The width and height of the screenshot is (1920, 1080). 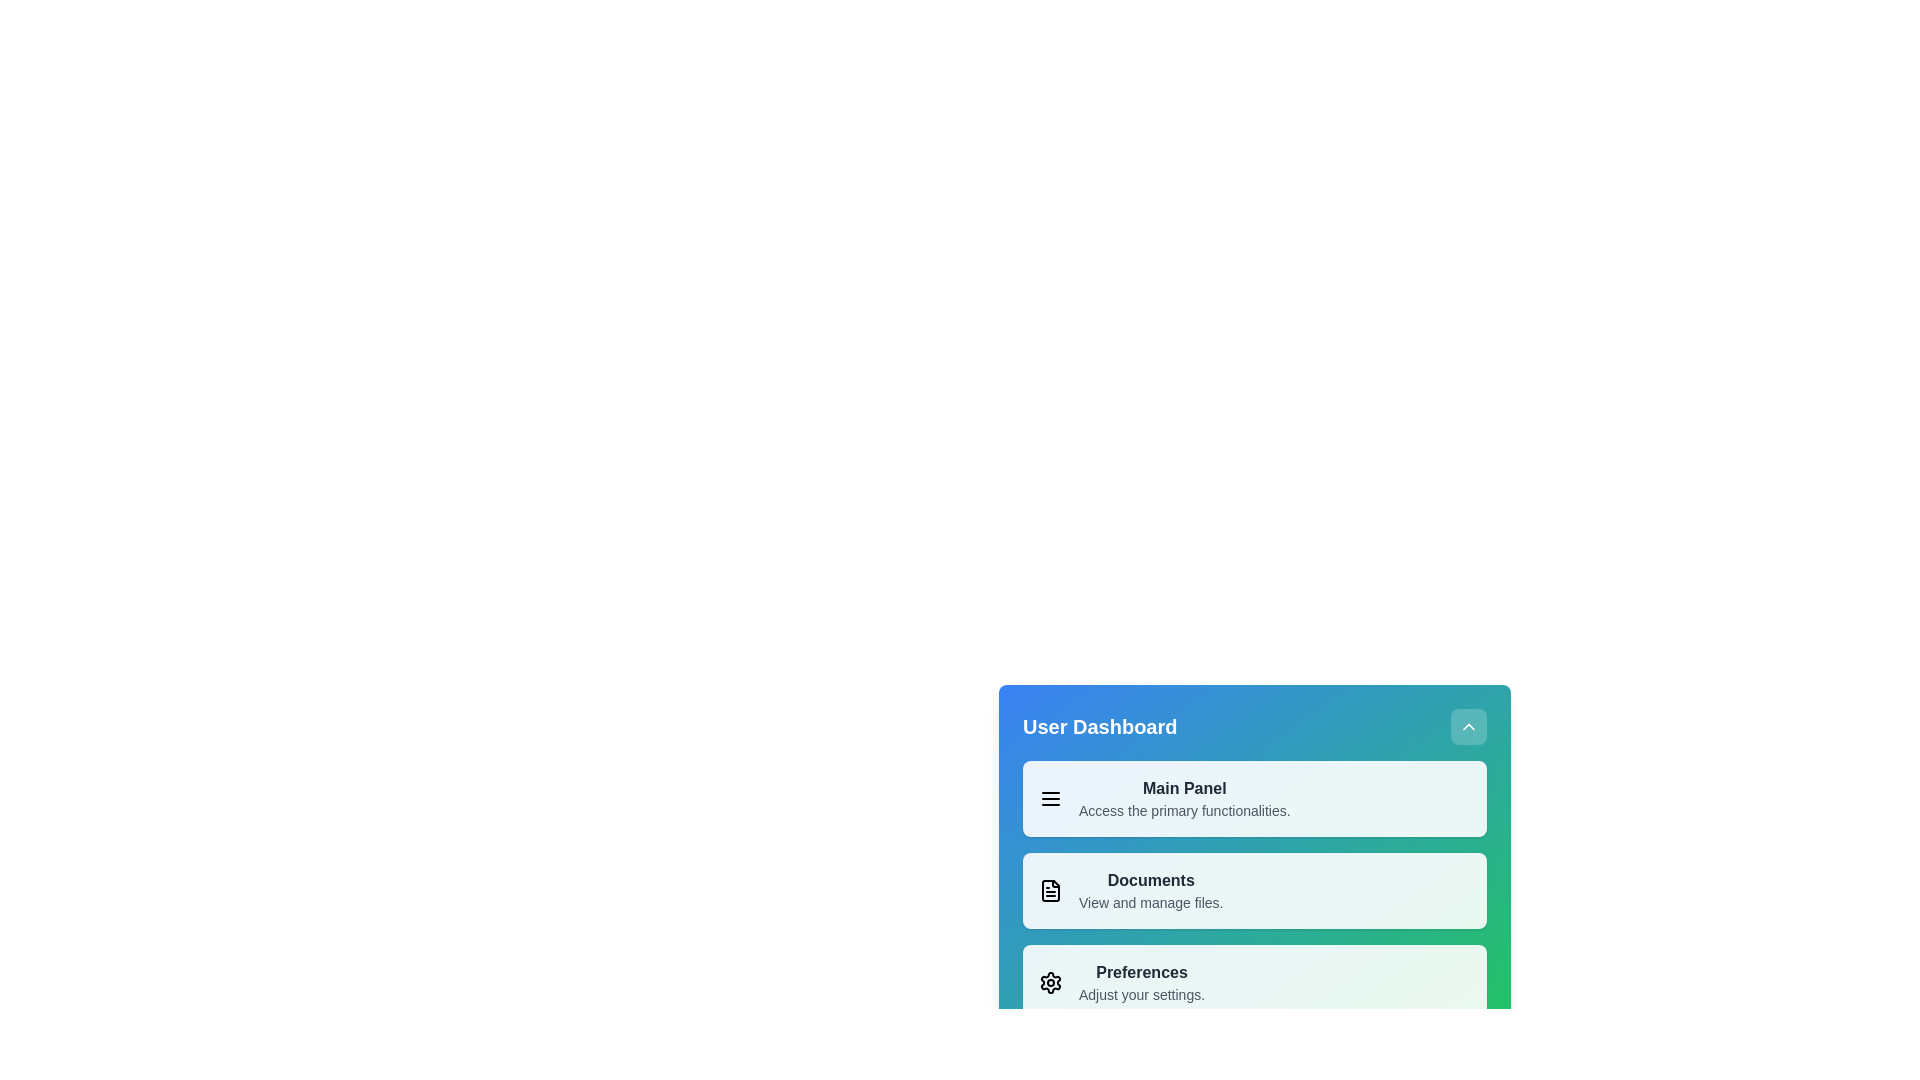 What do you see at coordinates (1468, 726) in the screenshot?
I see `the toggle button to change the panel visibility` at bounding box center [1468, 726].